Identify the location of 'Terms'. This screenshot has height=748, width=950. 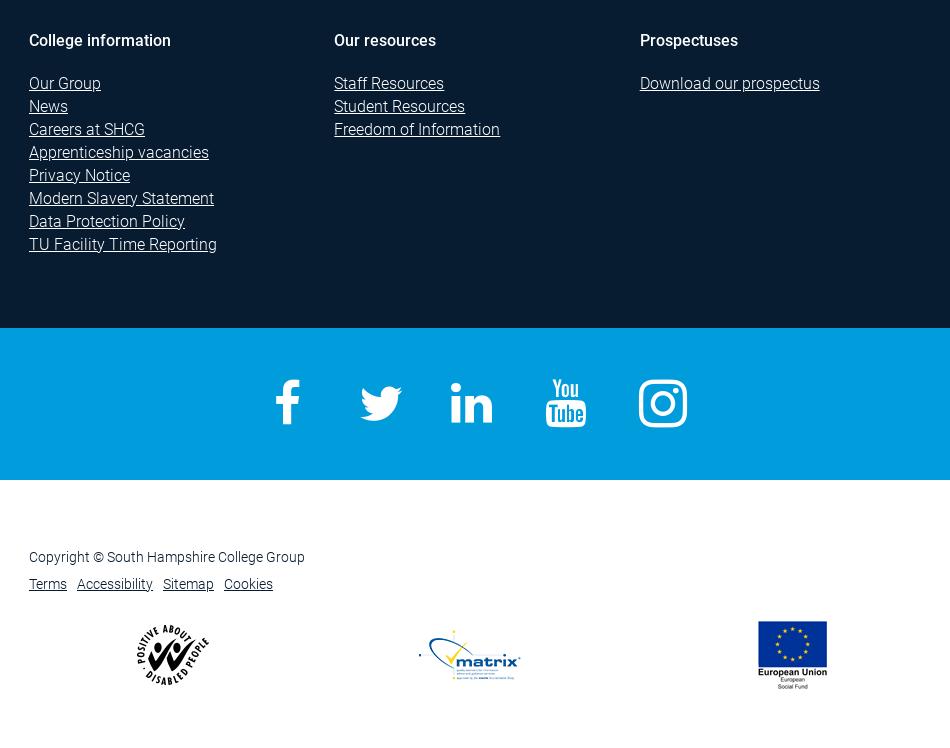
(47, 584).